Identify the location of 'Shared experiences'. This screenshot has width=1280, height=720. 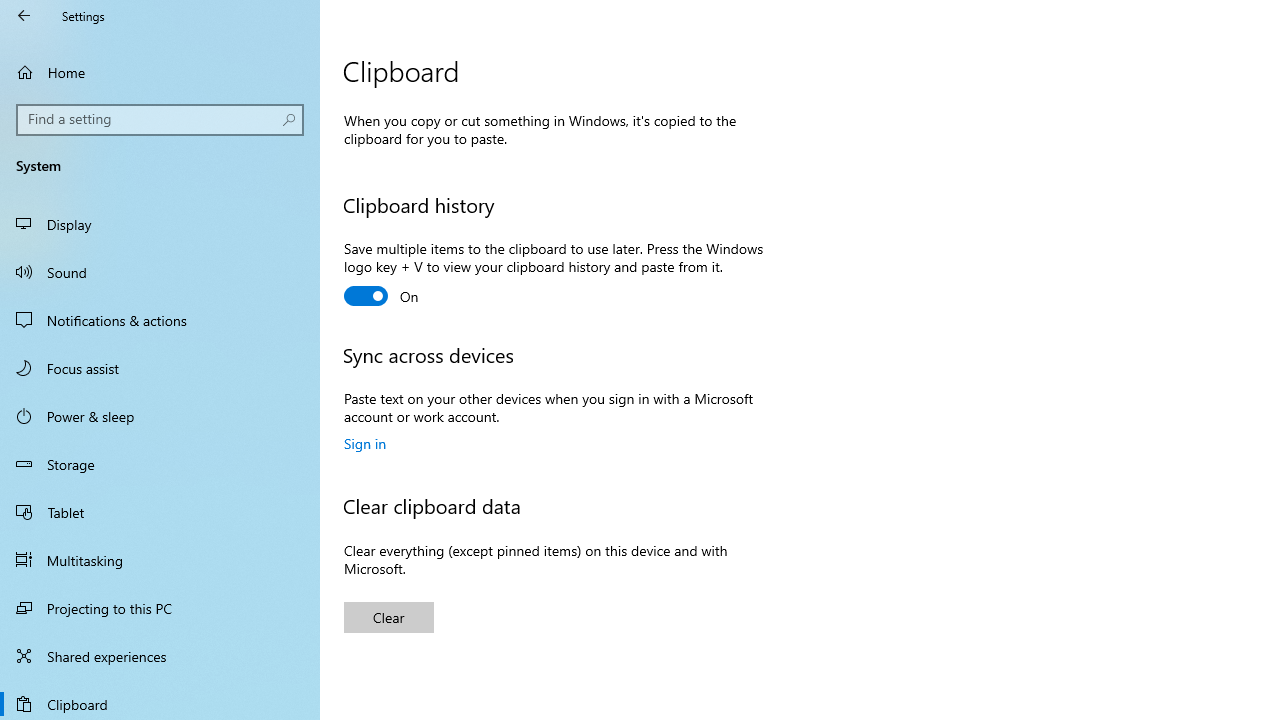
(160, 655).